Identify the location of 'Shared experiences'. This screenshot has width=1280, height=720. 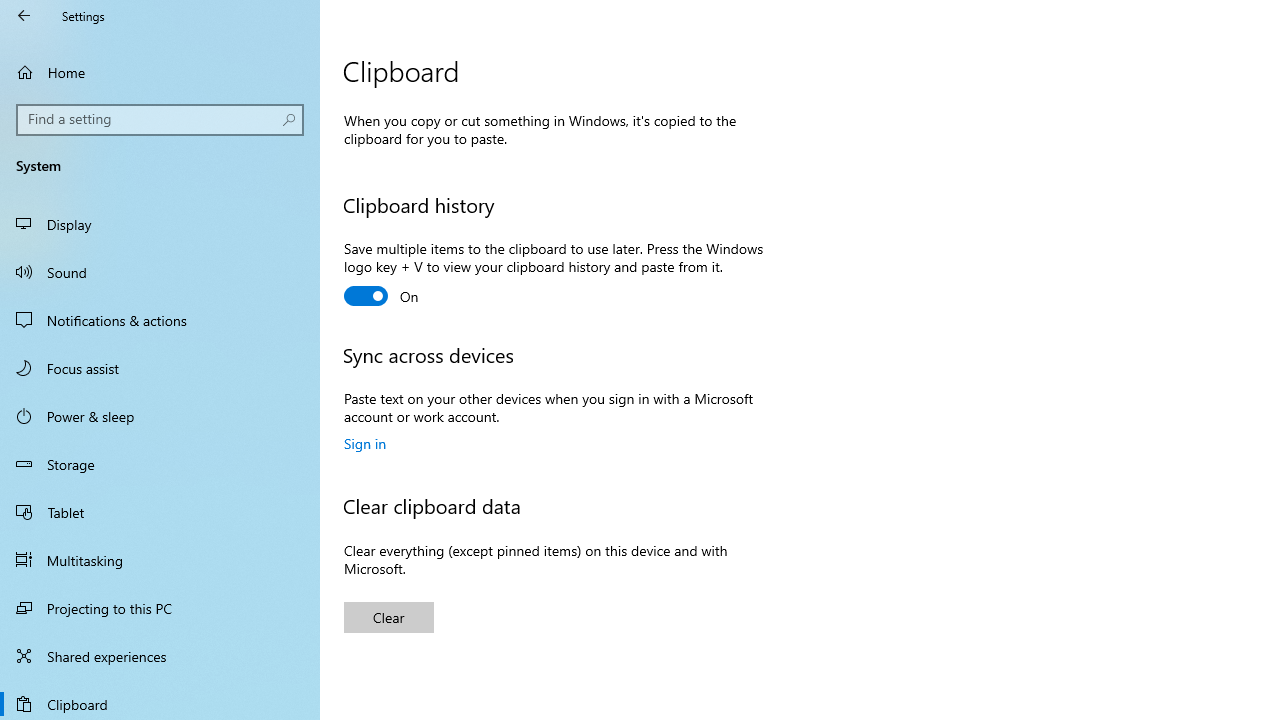
(160, 655).